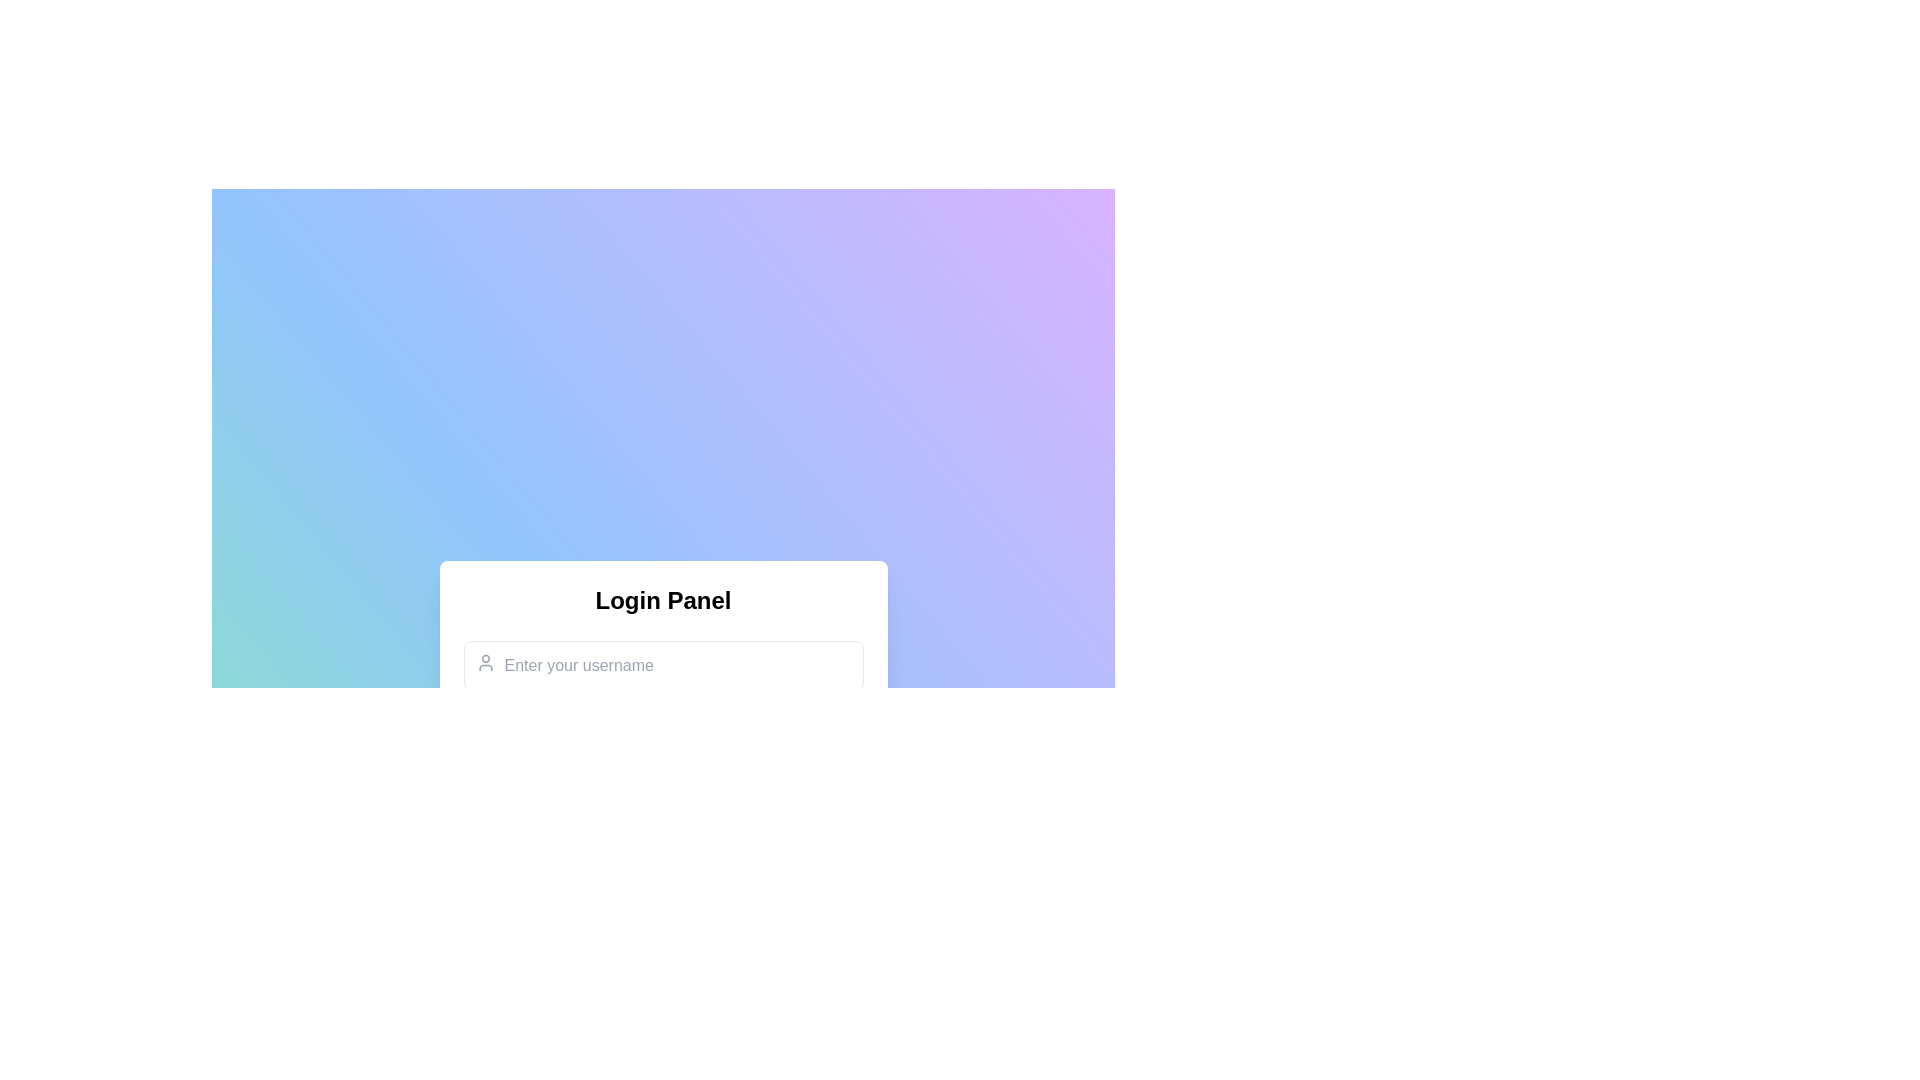 This screenshot has width=1920, height=1080. I want to click on the SVG graphic within the rounded green button that serves as a success indicator, located below the 'Login Panel', so click(481, 789).